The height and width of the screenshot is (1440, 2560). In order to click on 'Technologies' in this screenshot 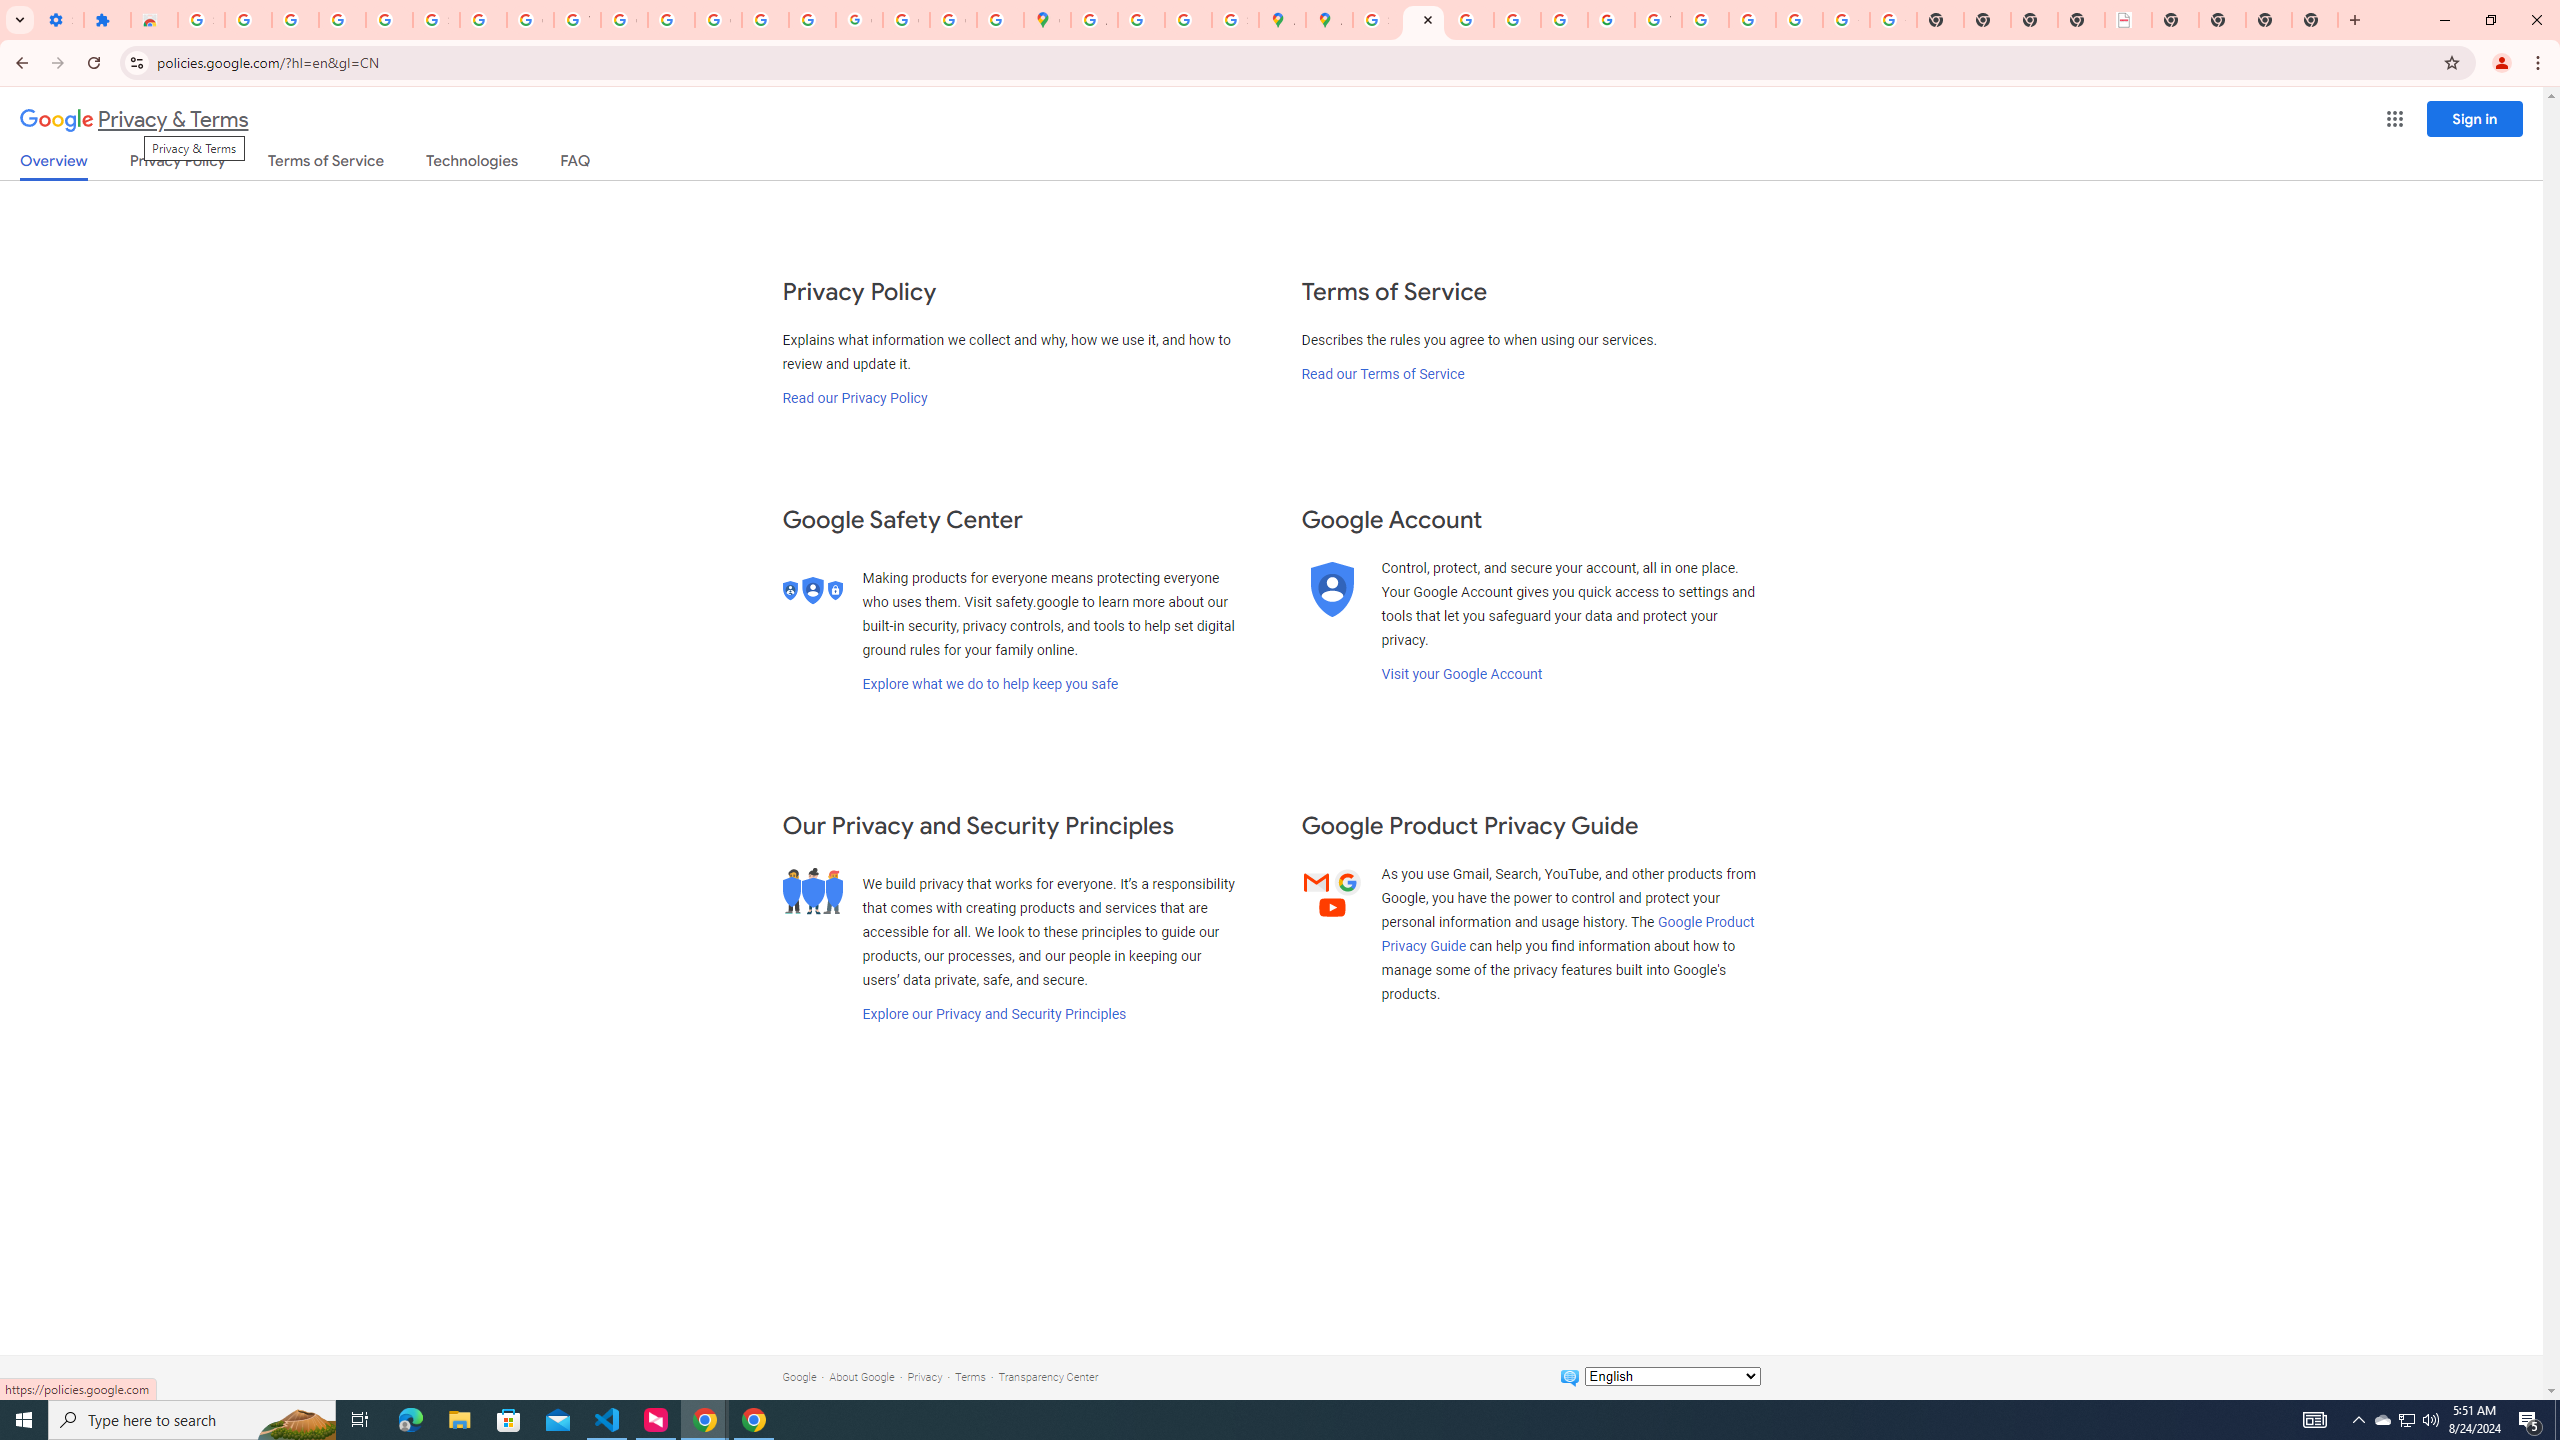, I will do `click(472, 164)`.